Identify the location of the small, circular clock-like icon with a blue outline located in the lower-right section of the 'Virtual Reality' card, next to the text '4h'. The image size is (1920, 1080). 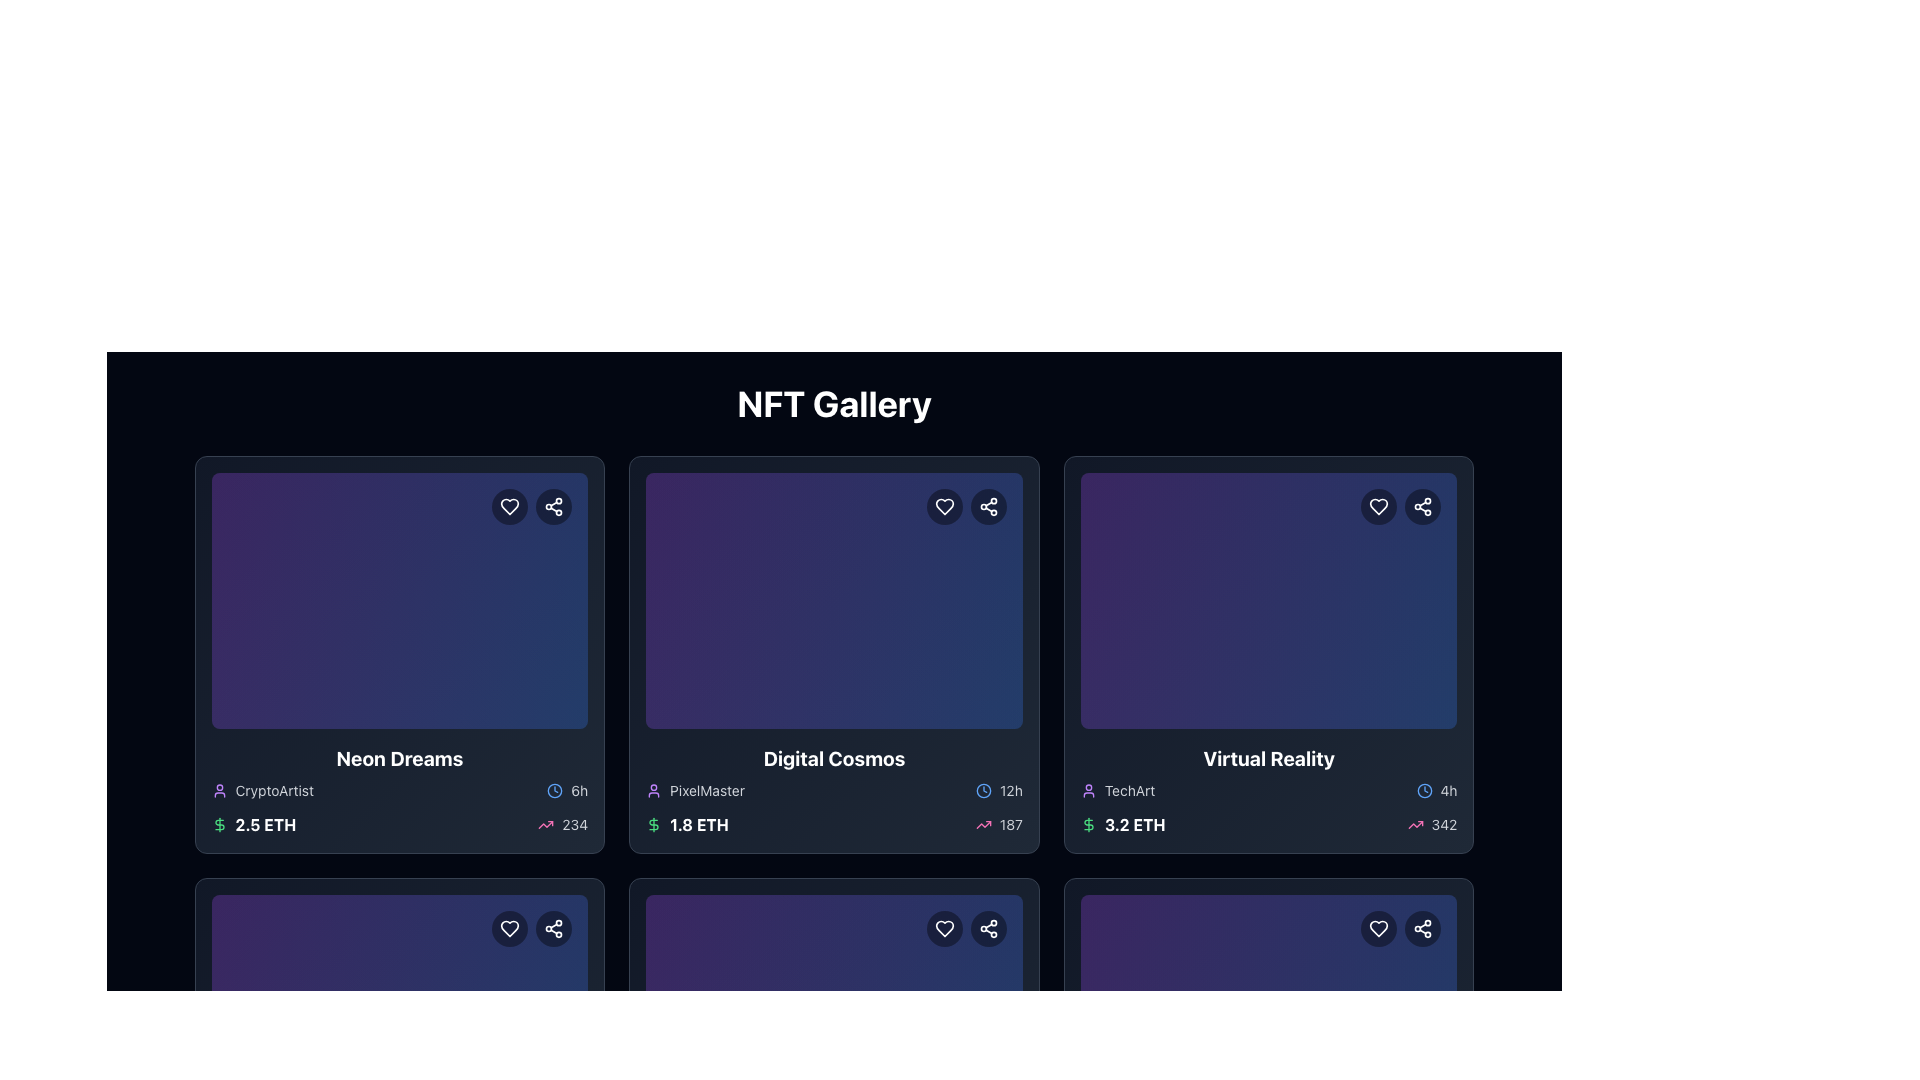
(1423, 789).